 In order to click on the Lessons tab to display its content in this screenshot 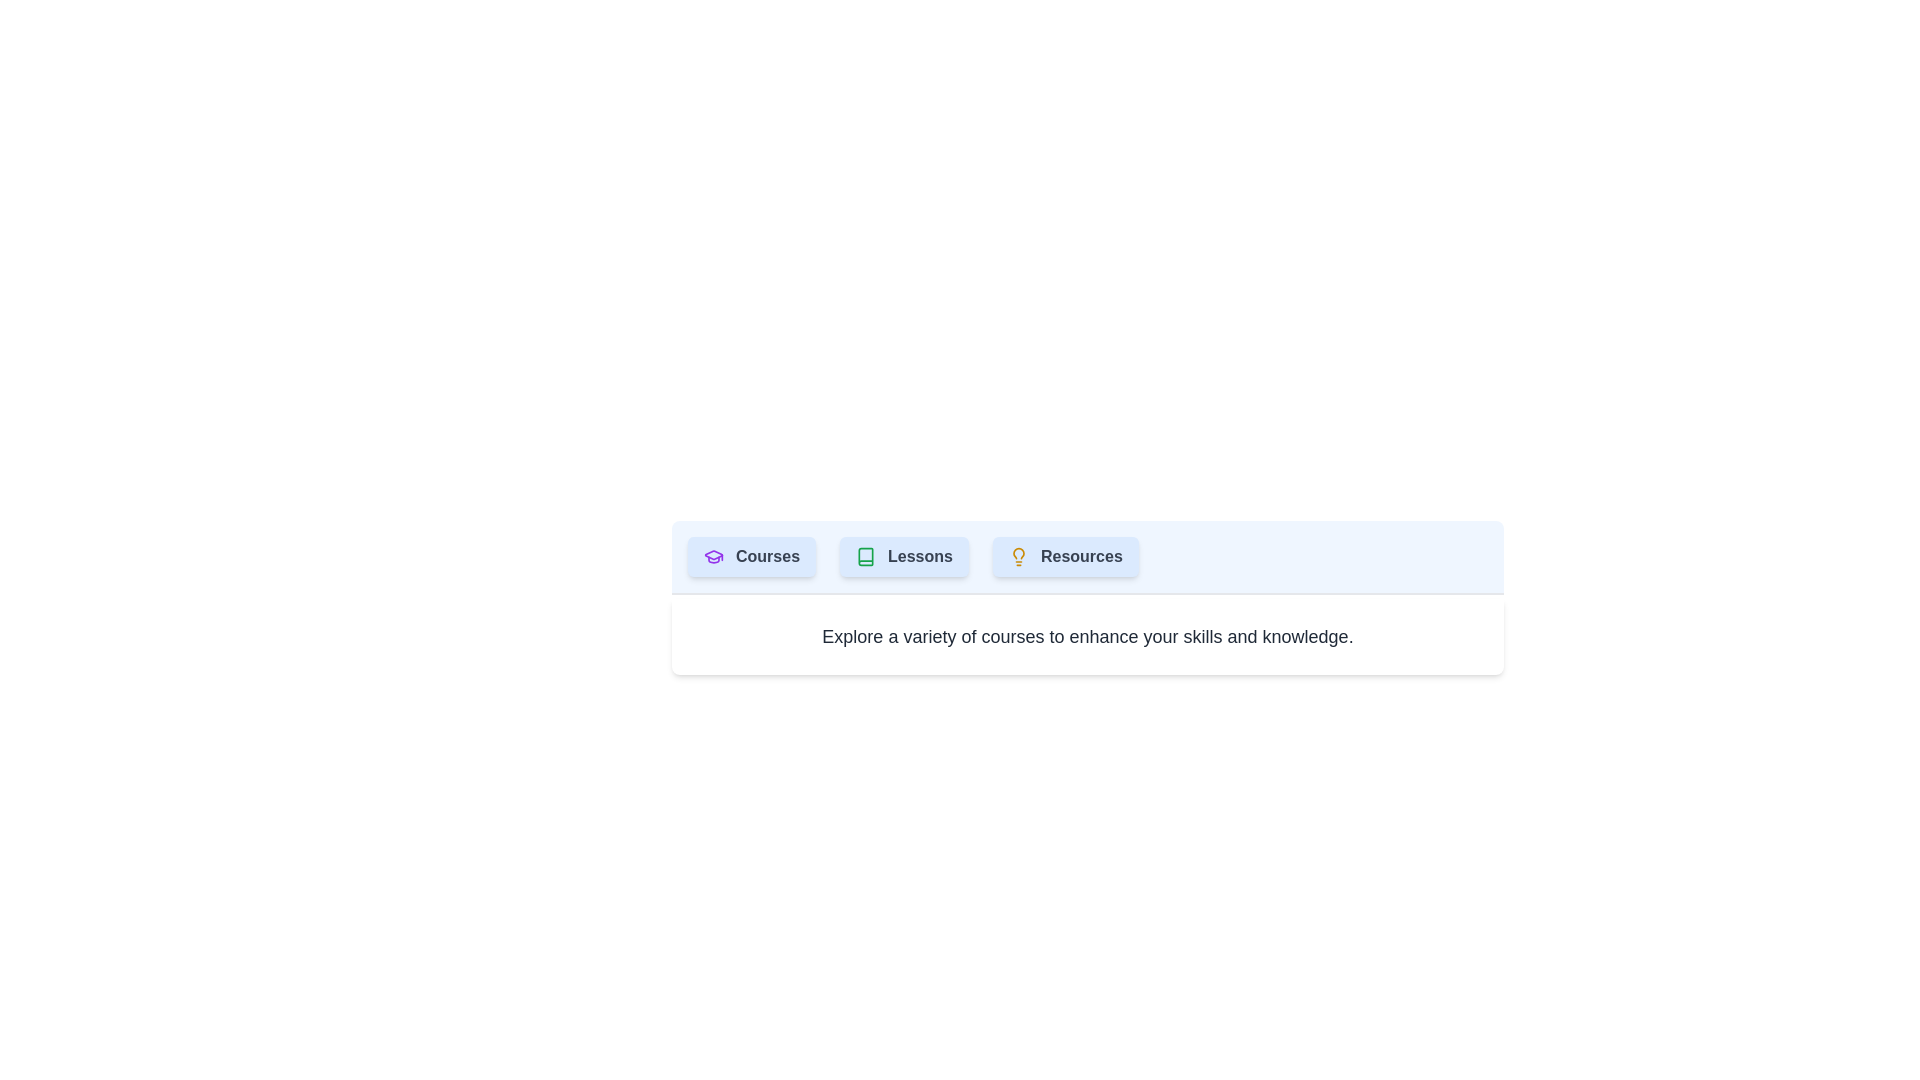, I will do `click(902, 556)`.